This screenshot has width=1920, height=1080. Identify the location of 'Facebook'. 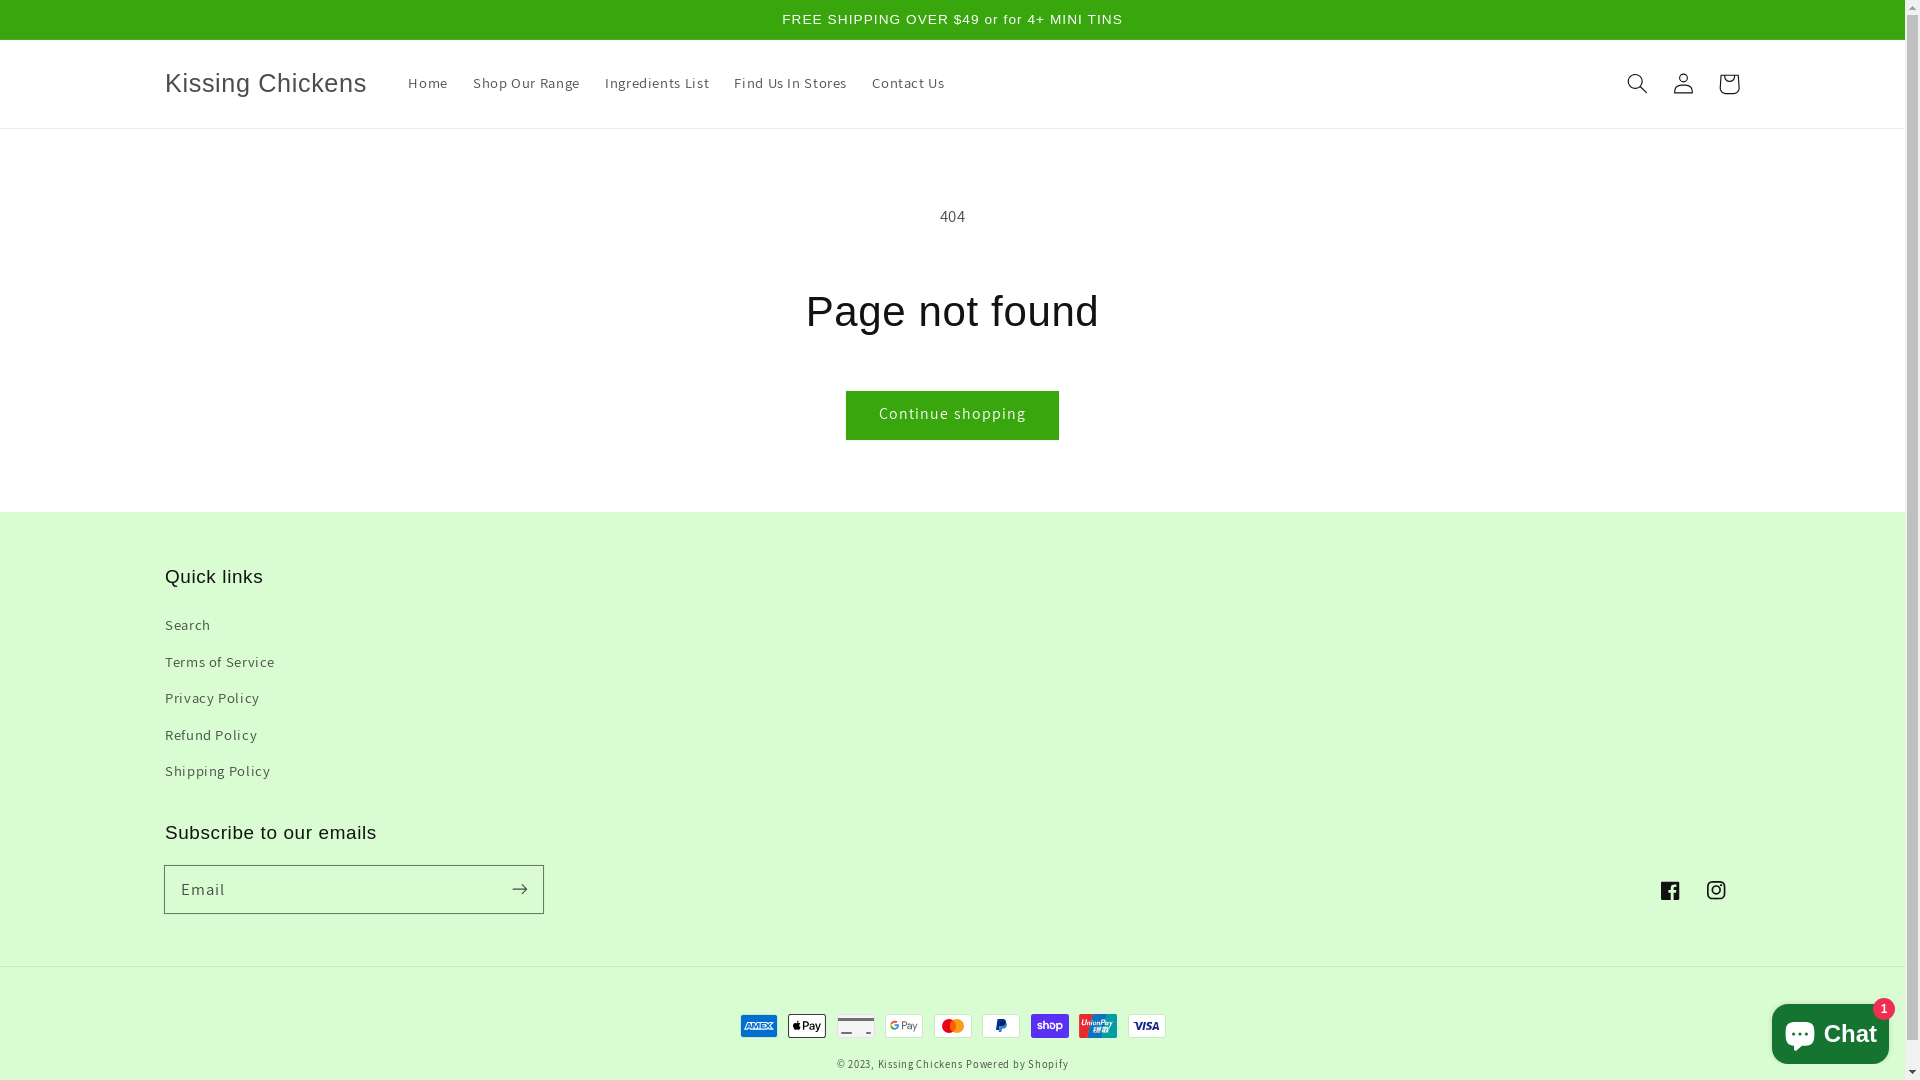
(1647, 889).